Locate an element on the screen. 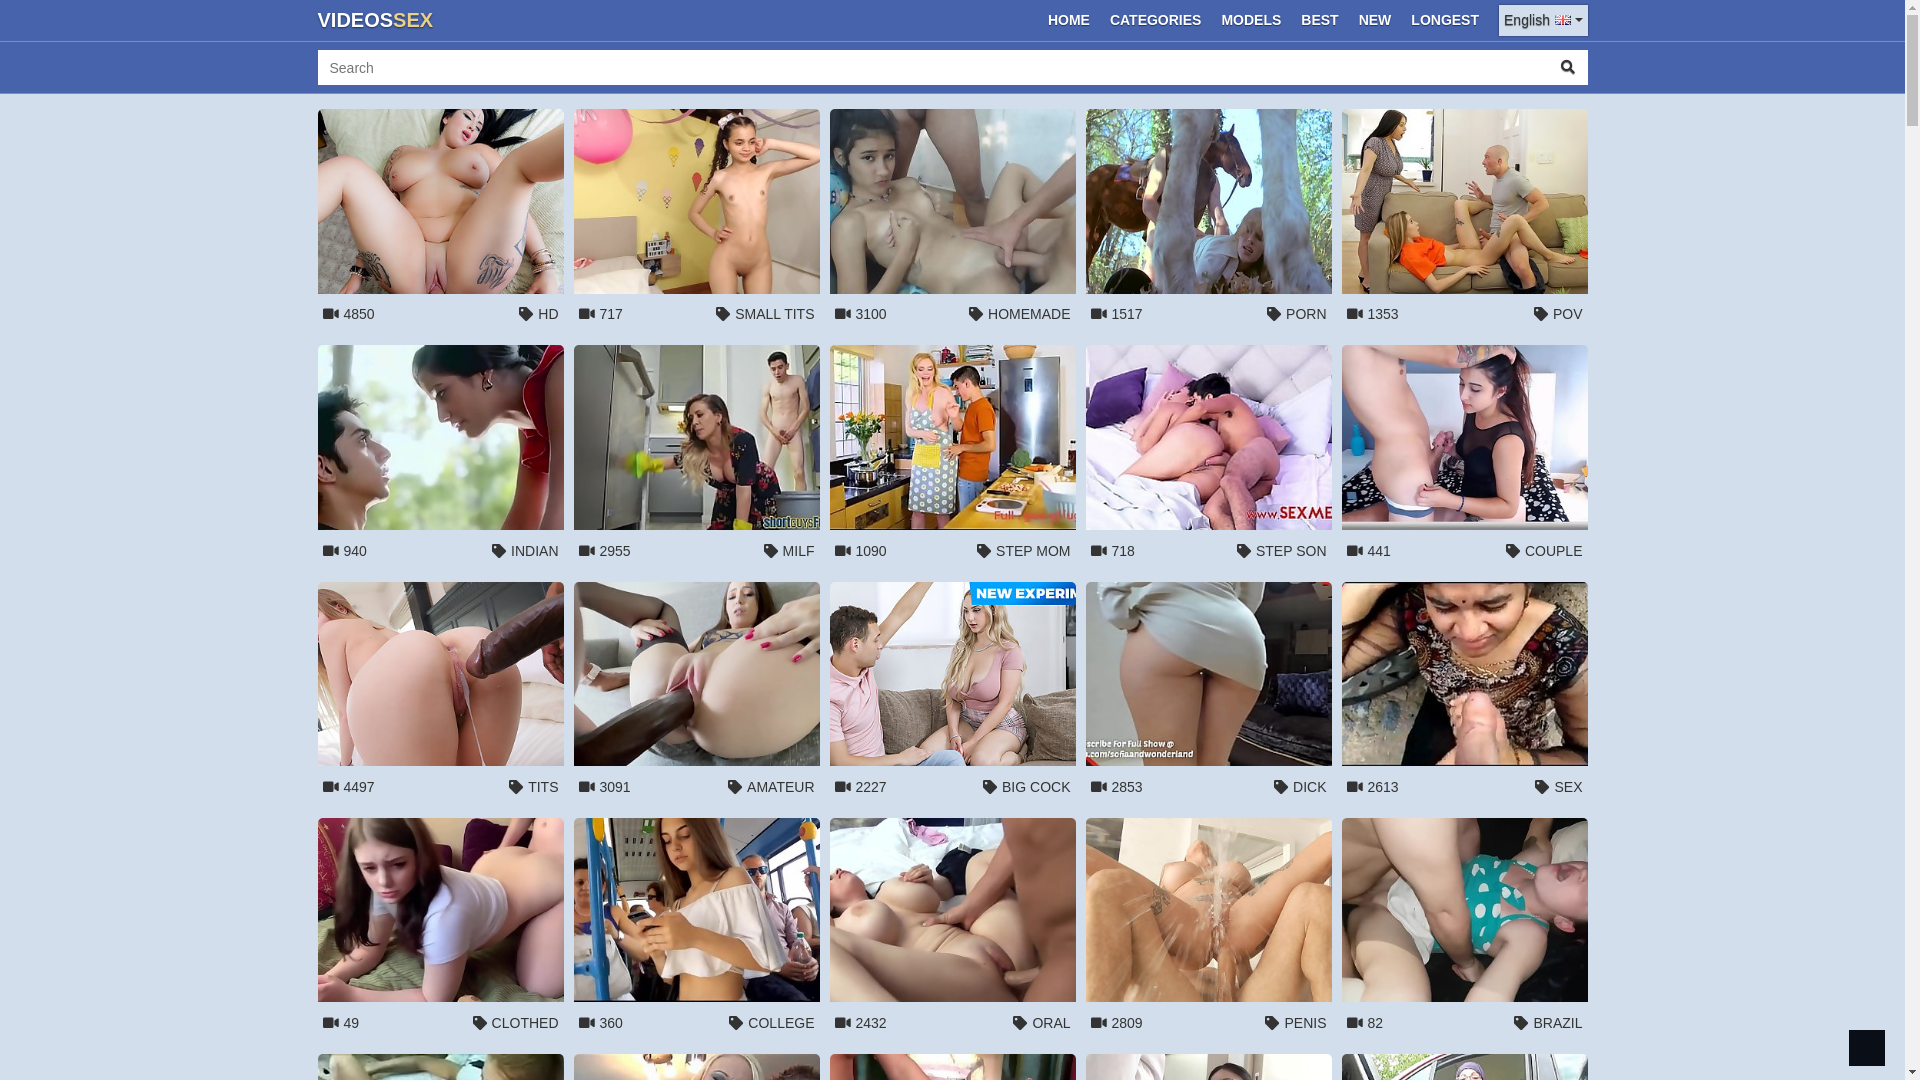 The image size is (1920, 1080). '1517 is located at coordinates (1208, 222).